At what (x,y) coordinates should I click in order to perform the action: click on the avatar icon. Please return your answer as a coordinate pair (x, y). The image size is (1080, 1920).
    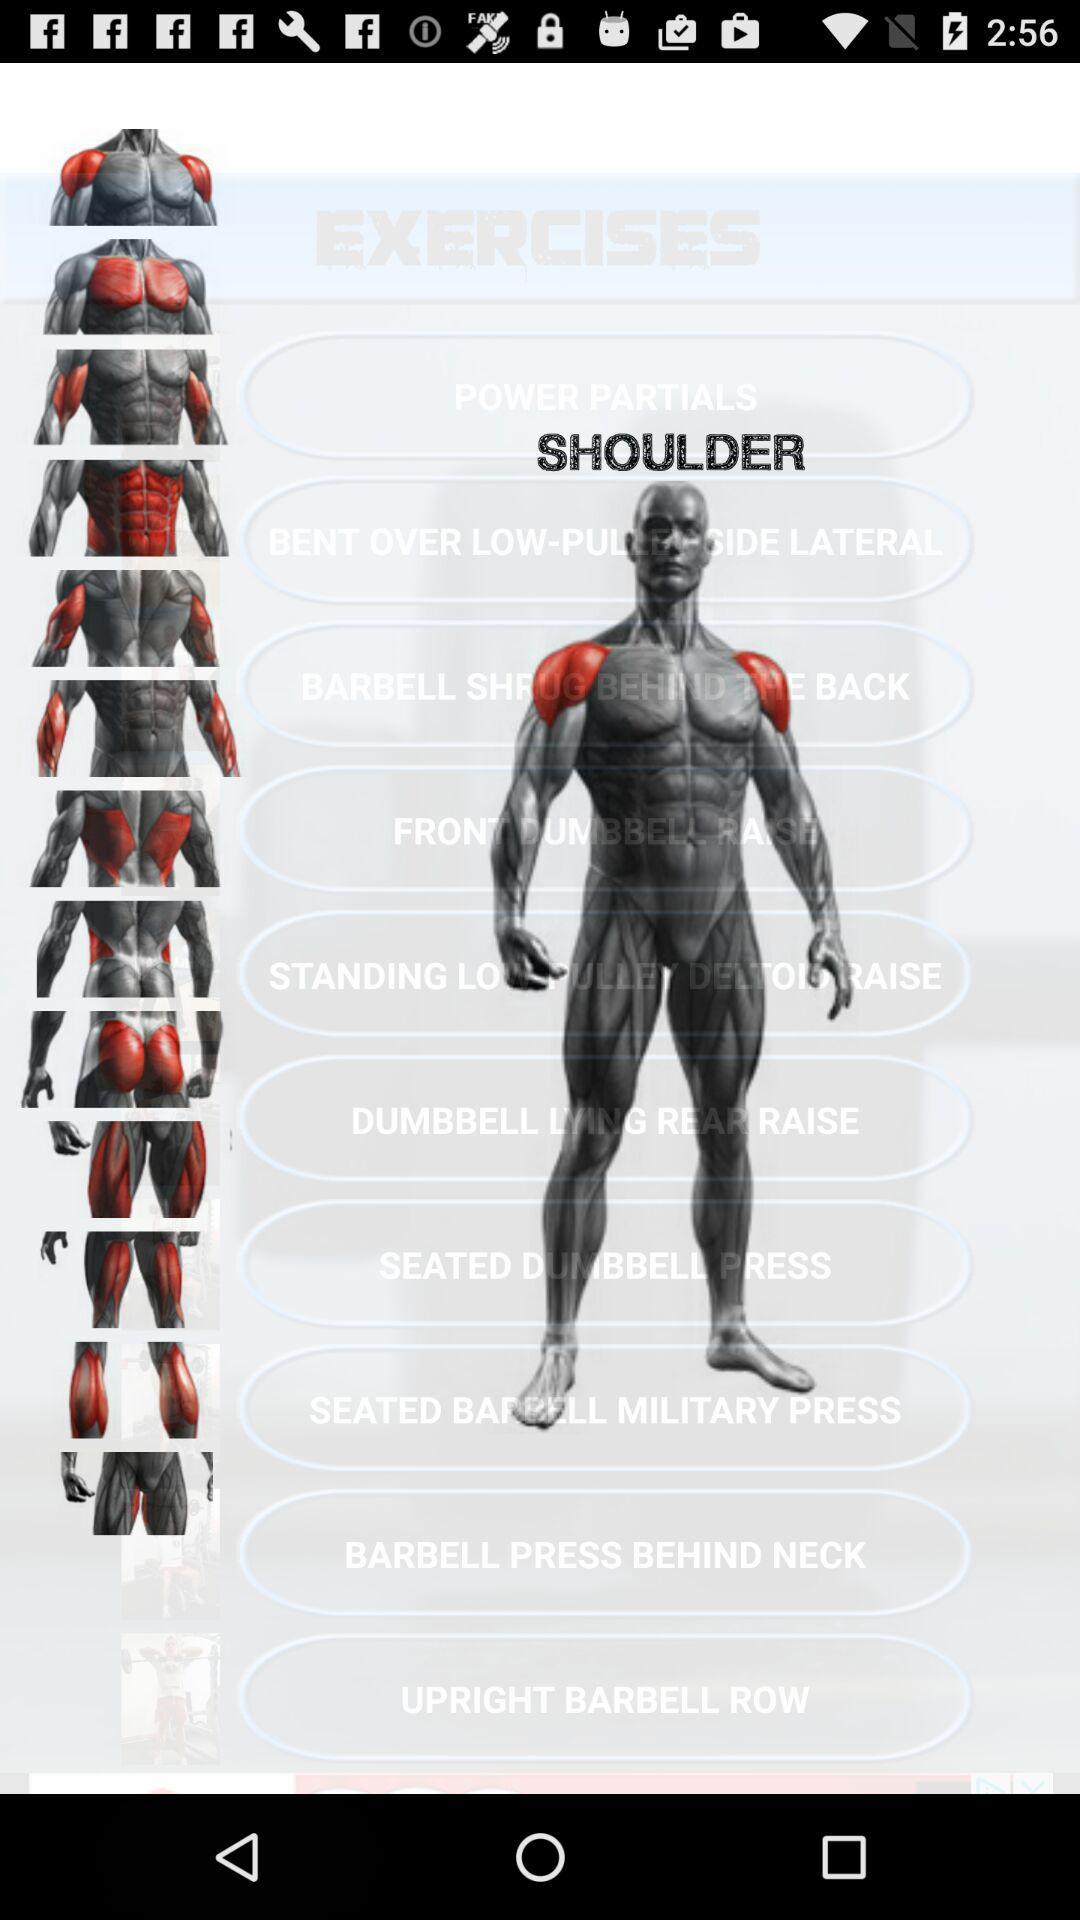
    Looking at the image, I should click on (131, 417).